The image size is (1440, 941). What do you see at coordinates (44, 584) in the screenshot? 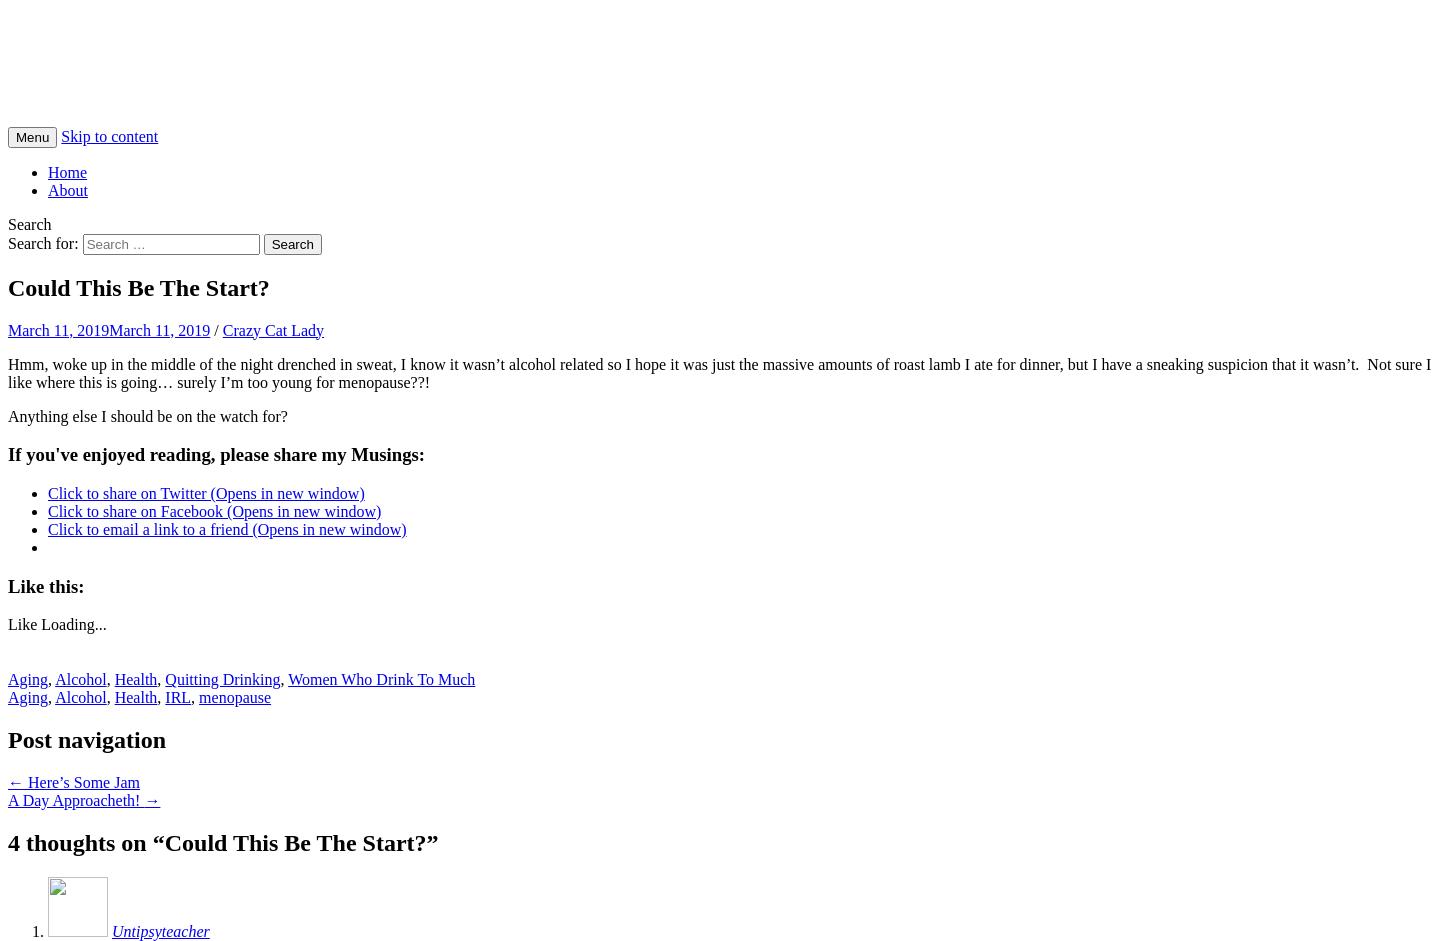
I see `'Like this:'` at bounding box center [44, 584].